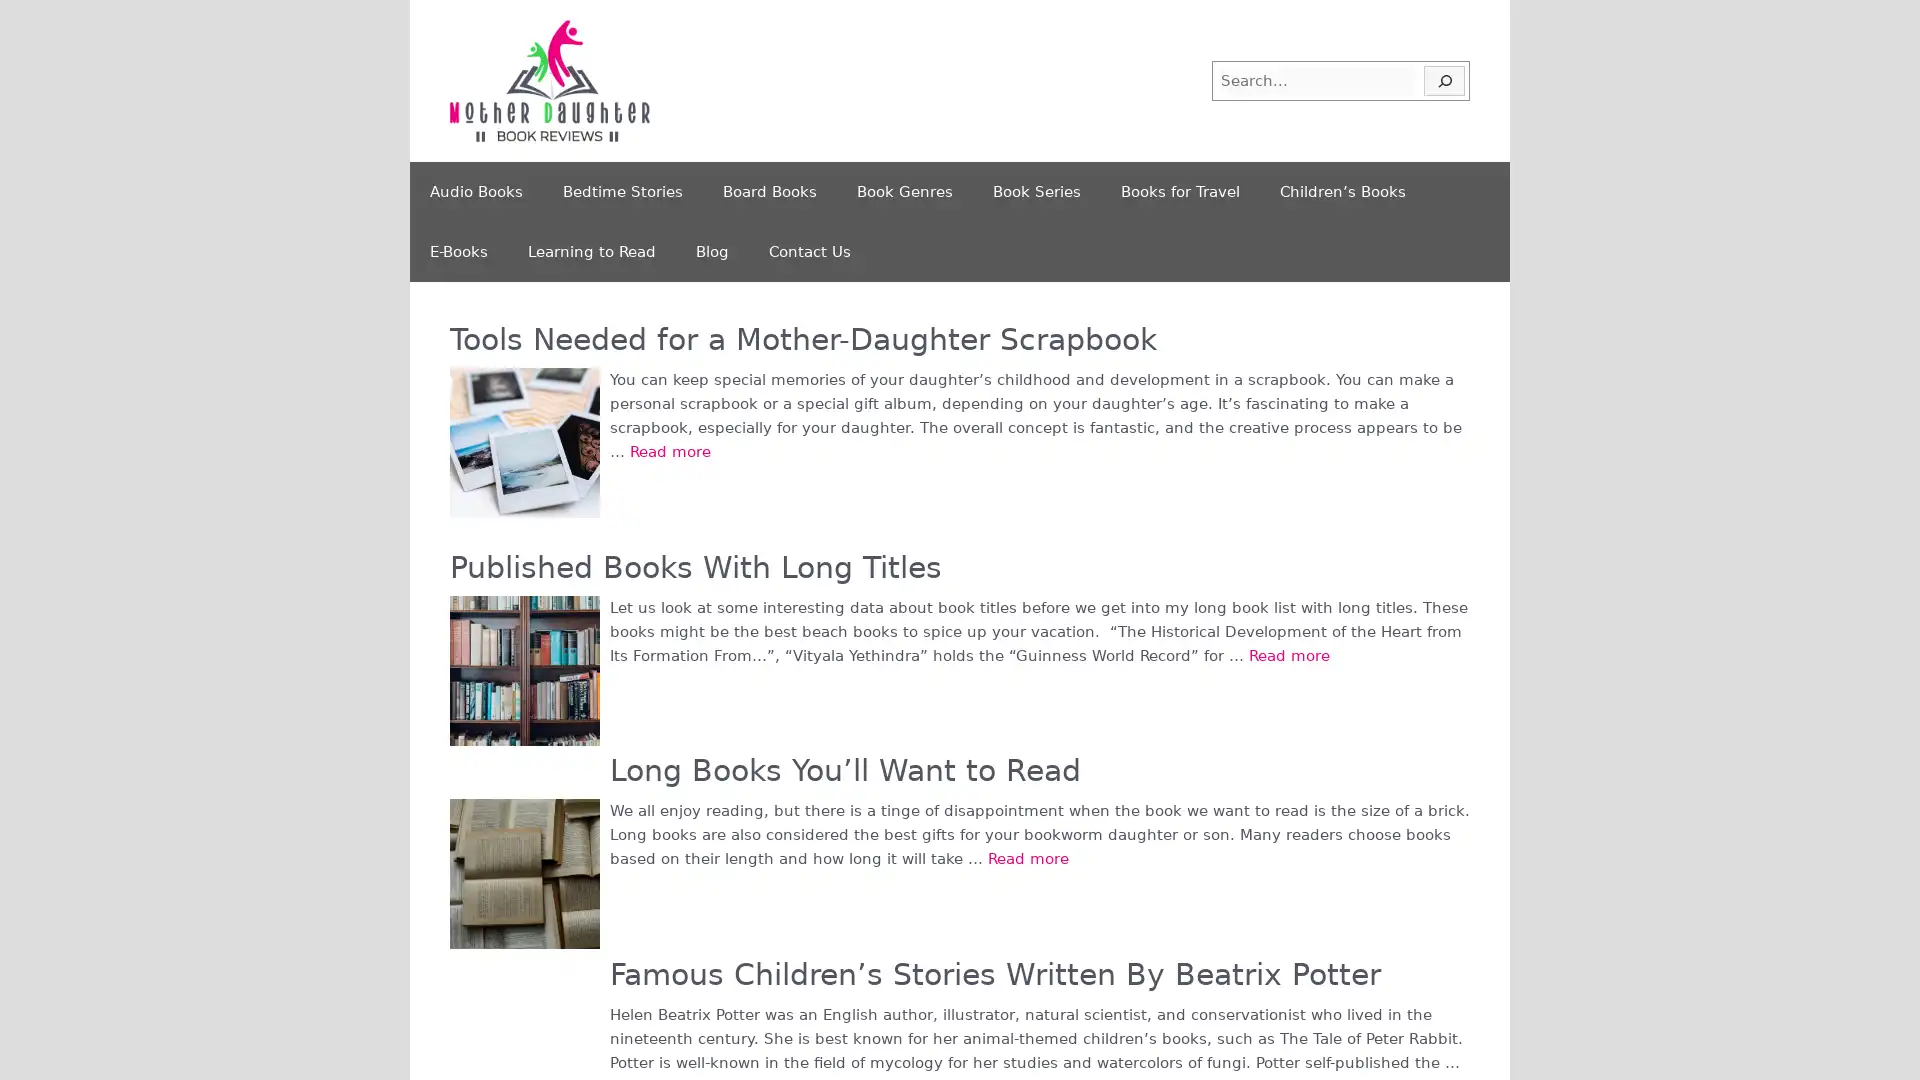  I want to click on Search, so click(1444, 80).